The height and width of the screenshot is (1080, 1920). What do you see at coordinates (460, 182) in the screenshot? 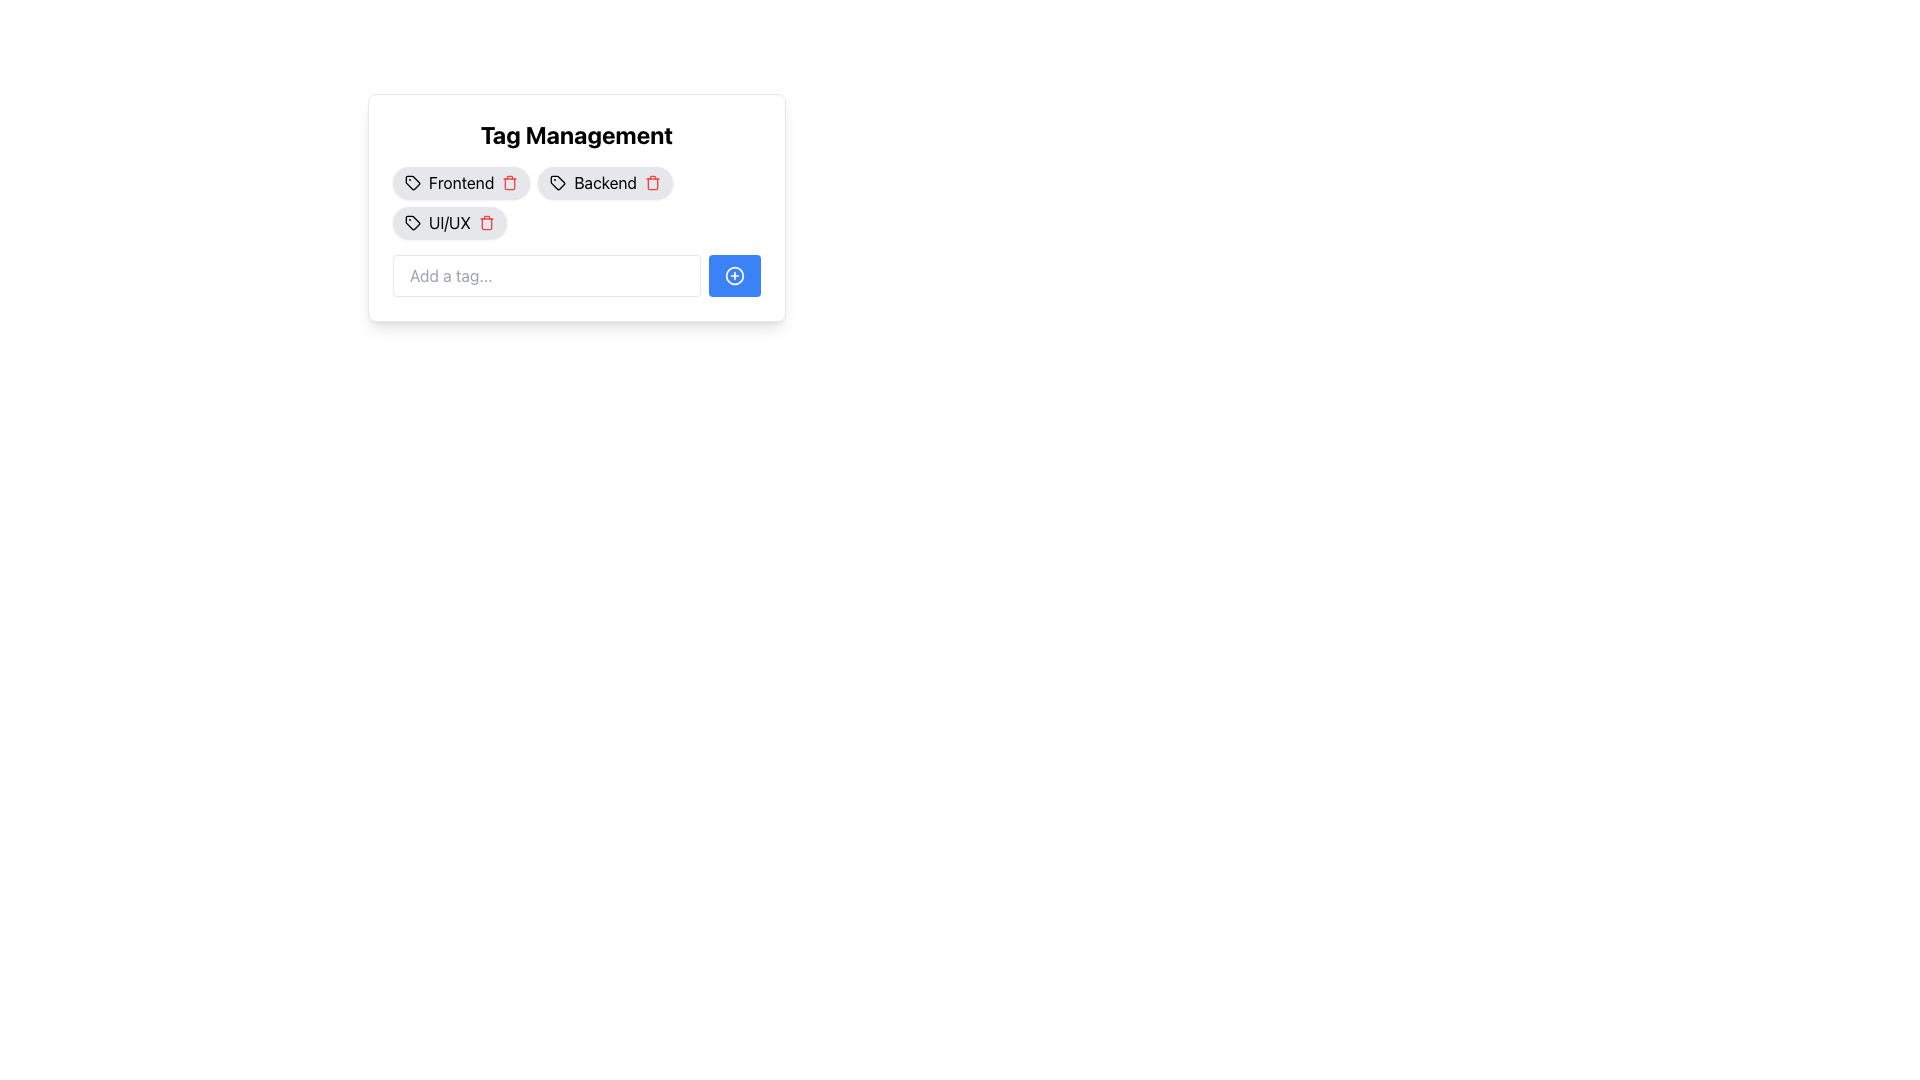
I see `the 'Frontend' text label, which is positioned to the right of the tag icon and left of the delete button in the Tag Management section` at bounding box center [460, 182].